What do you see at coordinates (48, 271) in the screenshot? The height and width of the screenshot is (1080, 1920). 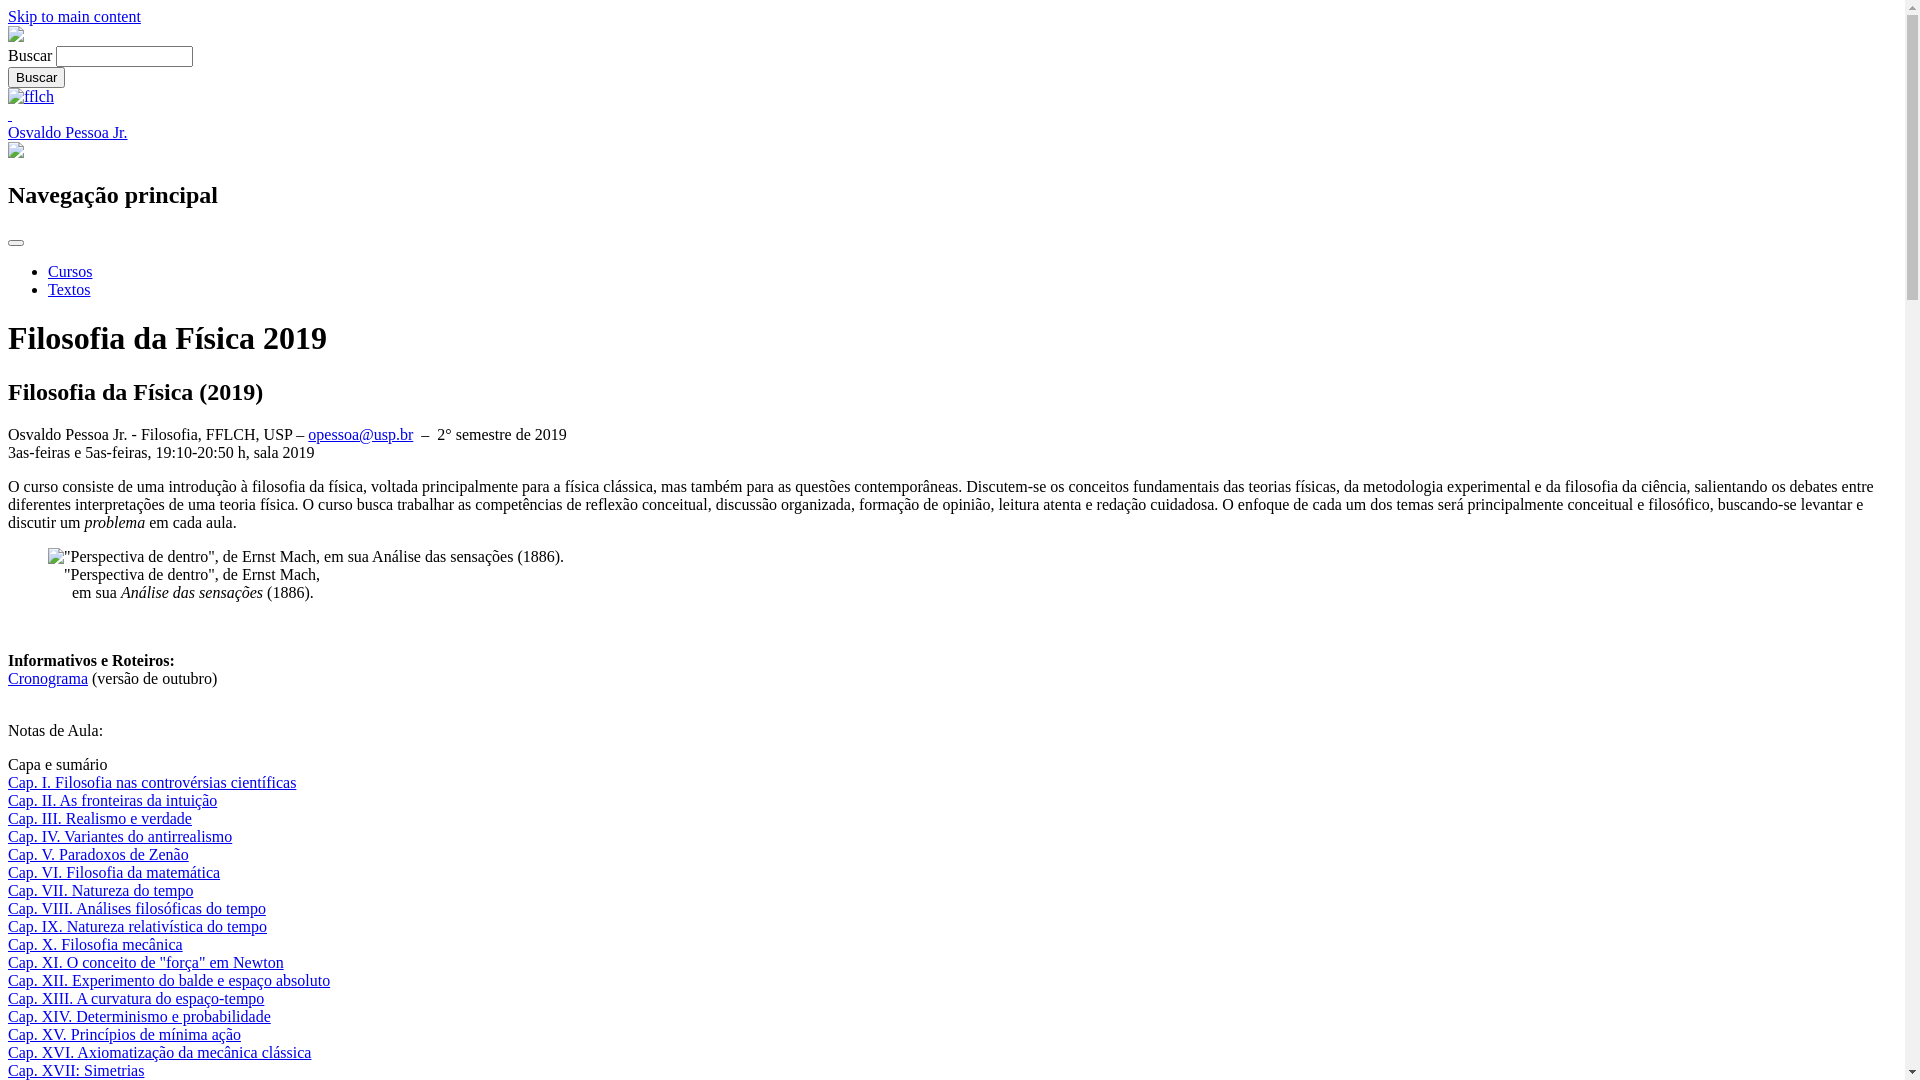 I see `'Cursos'` at bounding box center [48, 271].